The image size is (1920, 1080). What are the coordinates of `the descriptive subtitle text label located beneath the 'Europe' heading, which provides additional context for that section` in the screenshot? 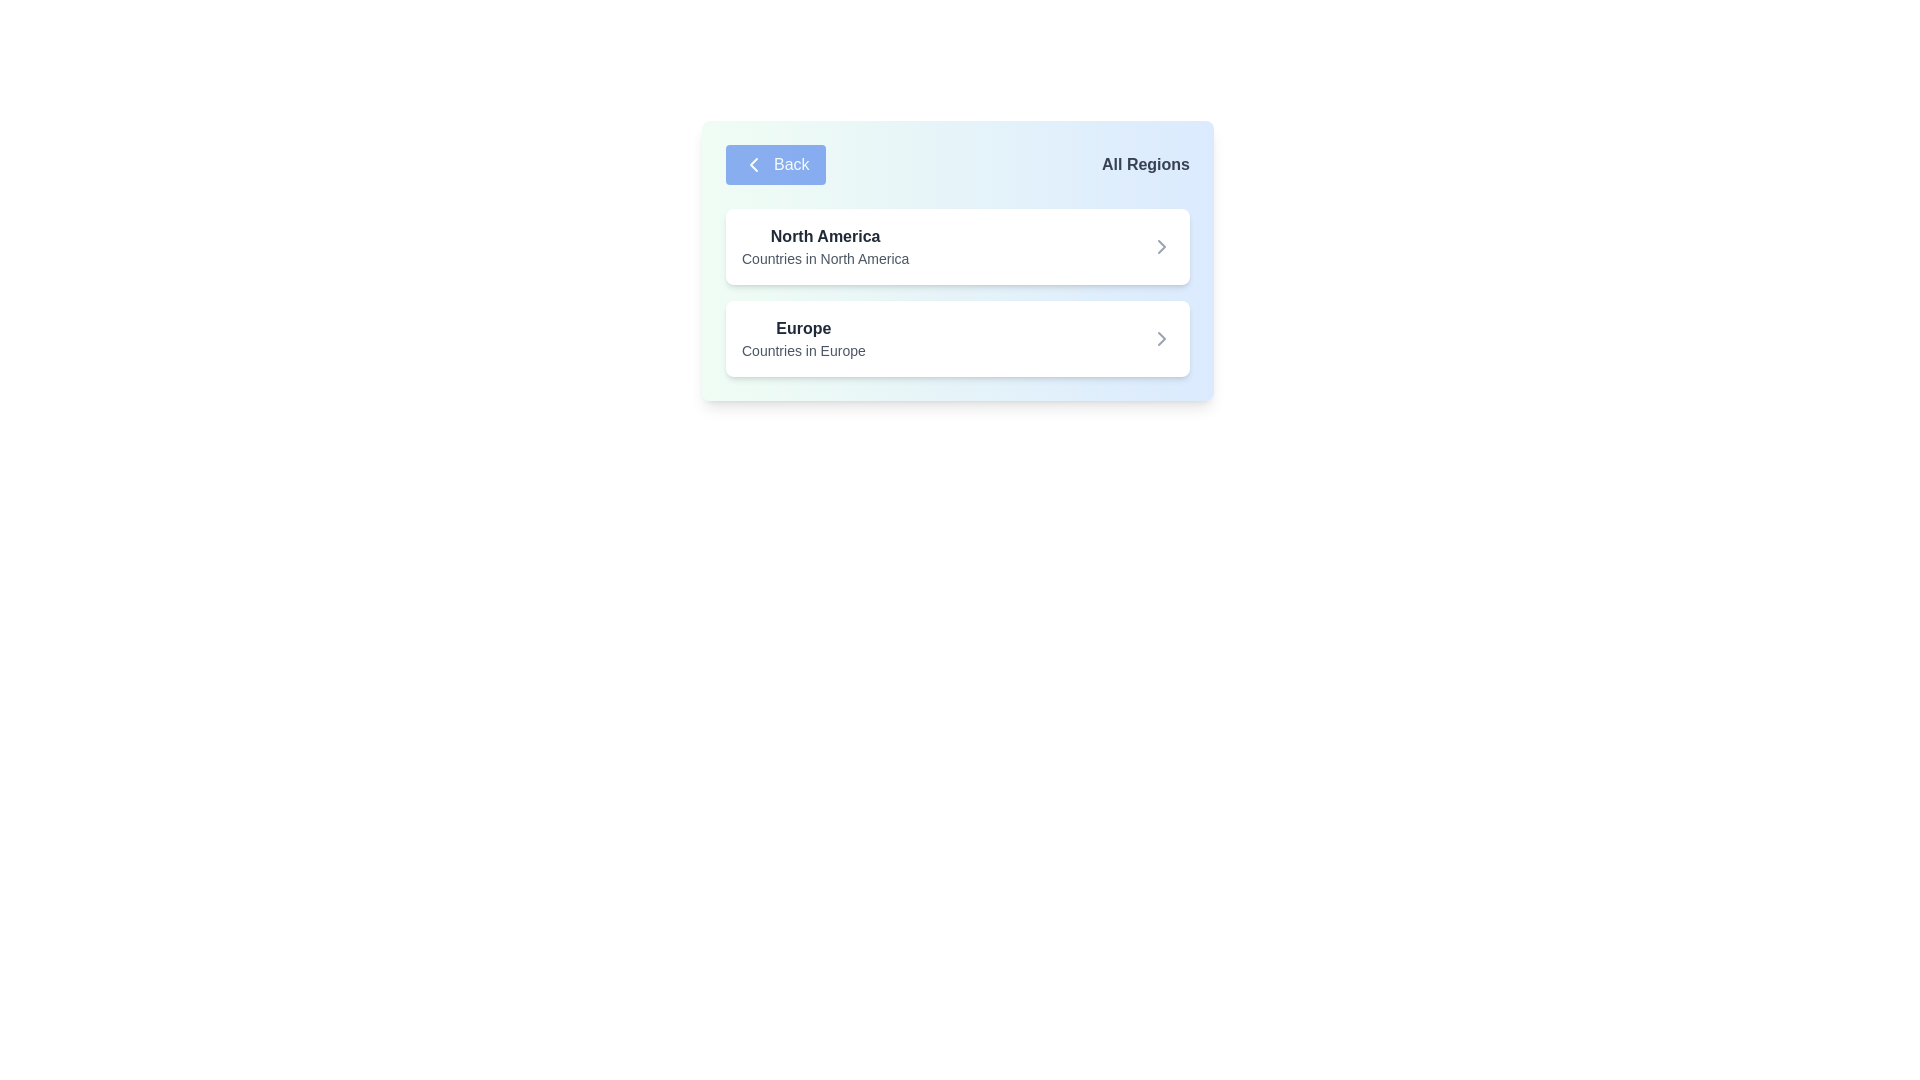 It's located at (803, 350).